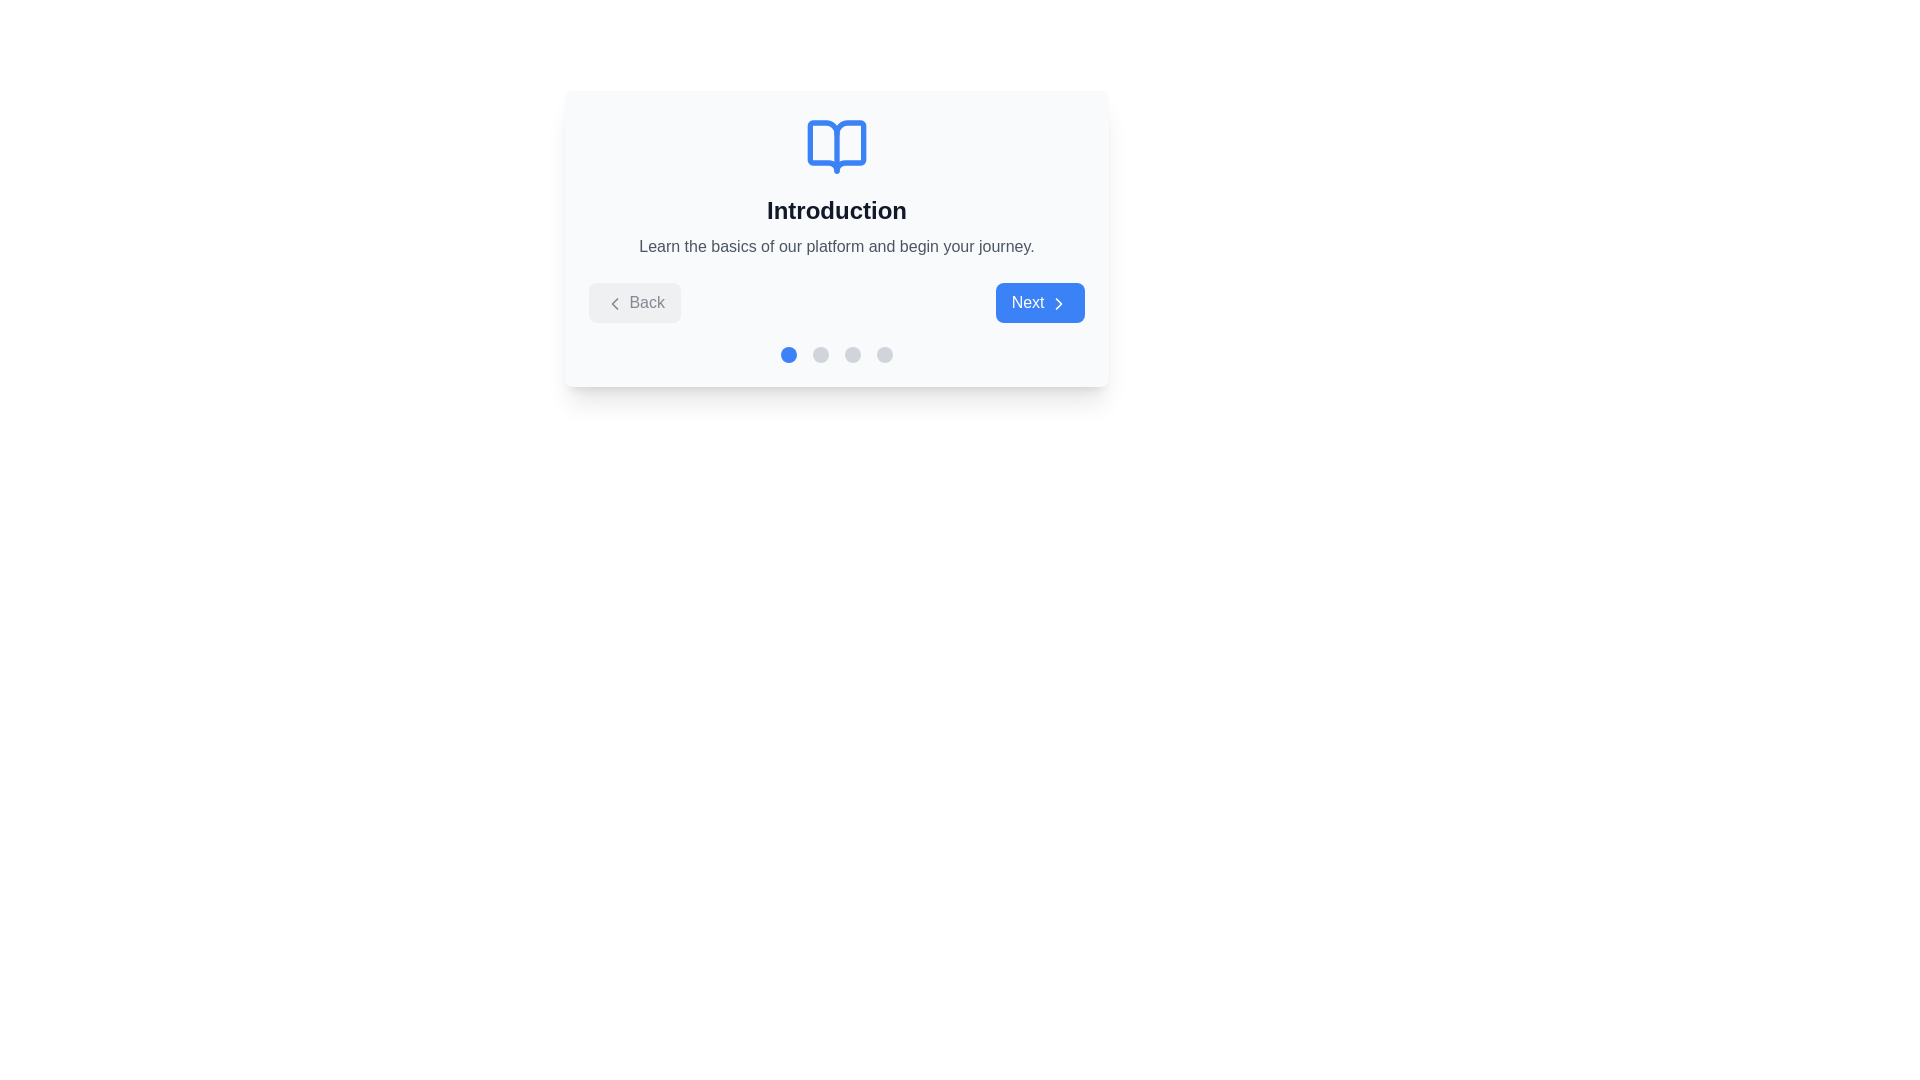 The width and height of the screenshot is (1920, 1080). I want to click on the third circular step indicator, which visually represents the current step in a multi-step process, located between the 'Back' and 'Next' buttons, so click(853, 353).